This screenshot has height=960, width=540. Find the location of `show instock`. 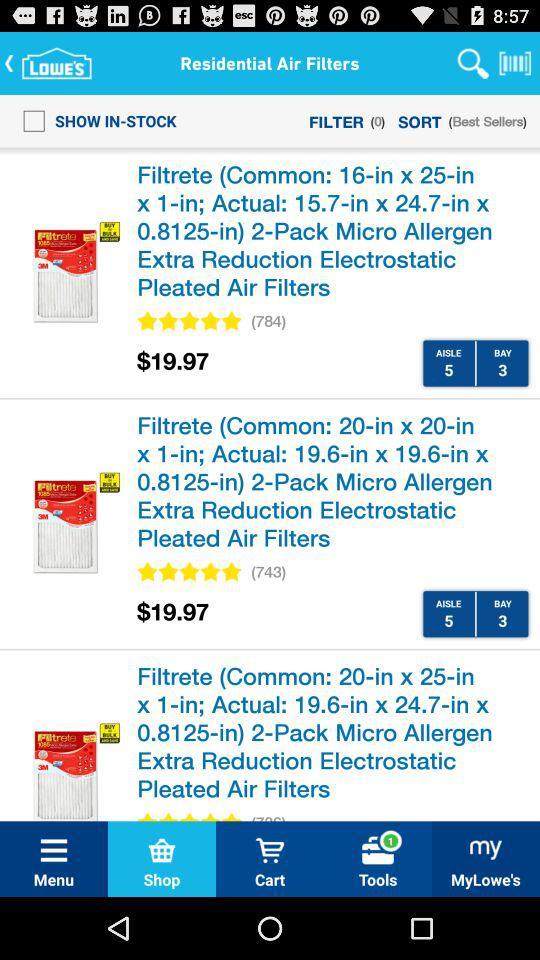

show instock is located at coordinates (93, 120).